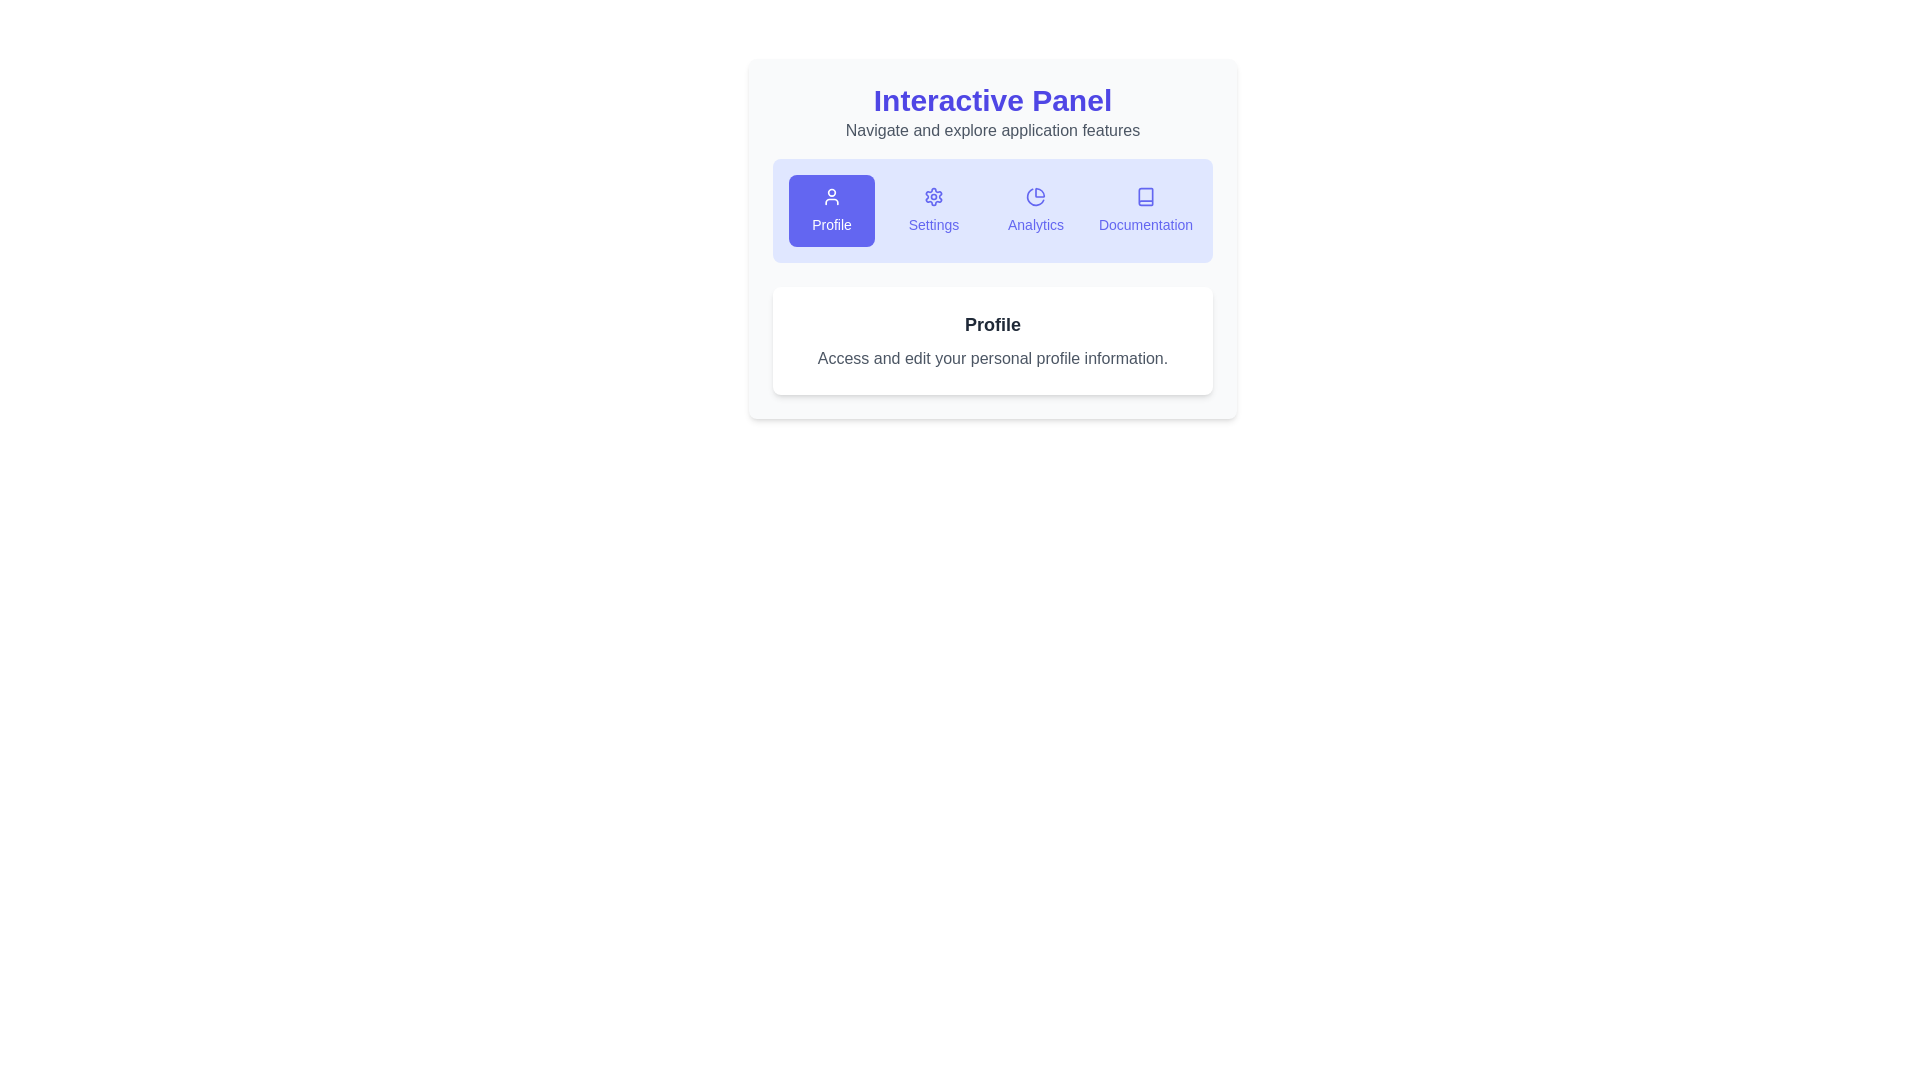 This screenshot has width=1920, height=1080. I want to click on text label that says 'Navigate and explore application features', located below the title 'Interactive Panel' in the top-center region of the interface, so click(993, 131).